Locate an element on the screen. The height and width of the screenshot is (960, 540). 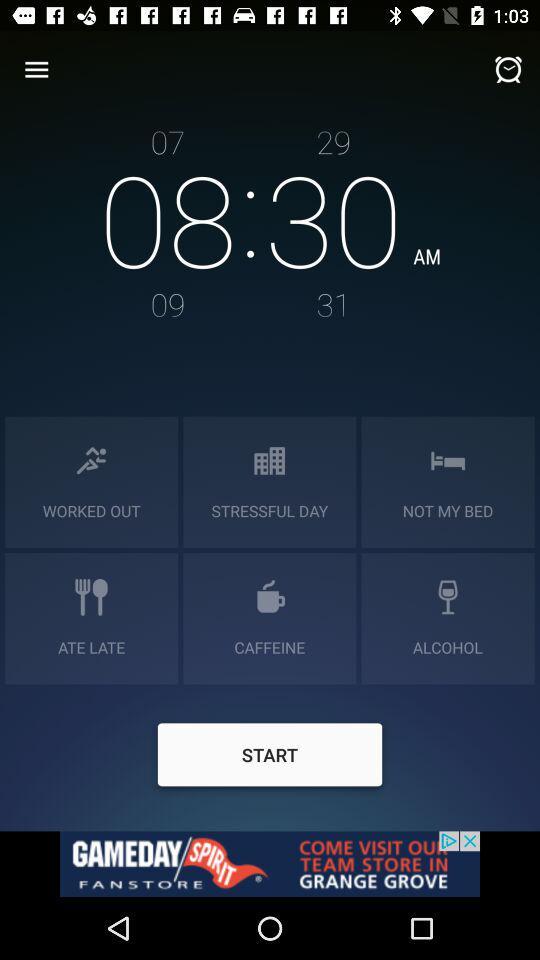
icon with glass is located at coordinates (448, 597).